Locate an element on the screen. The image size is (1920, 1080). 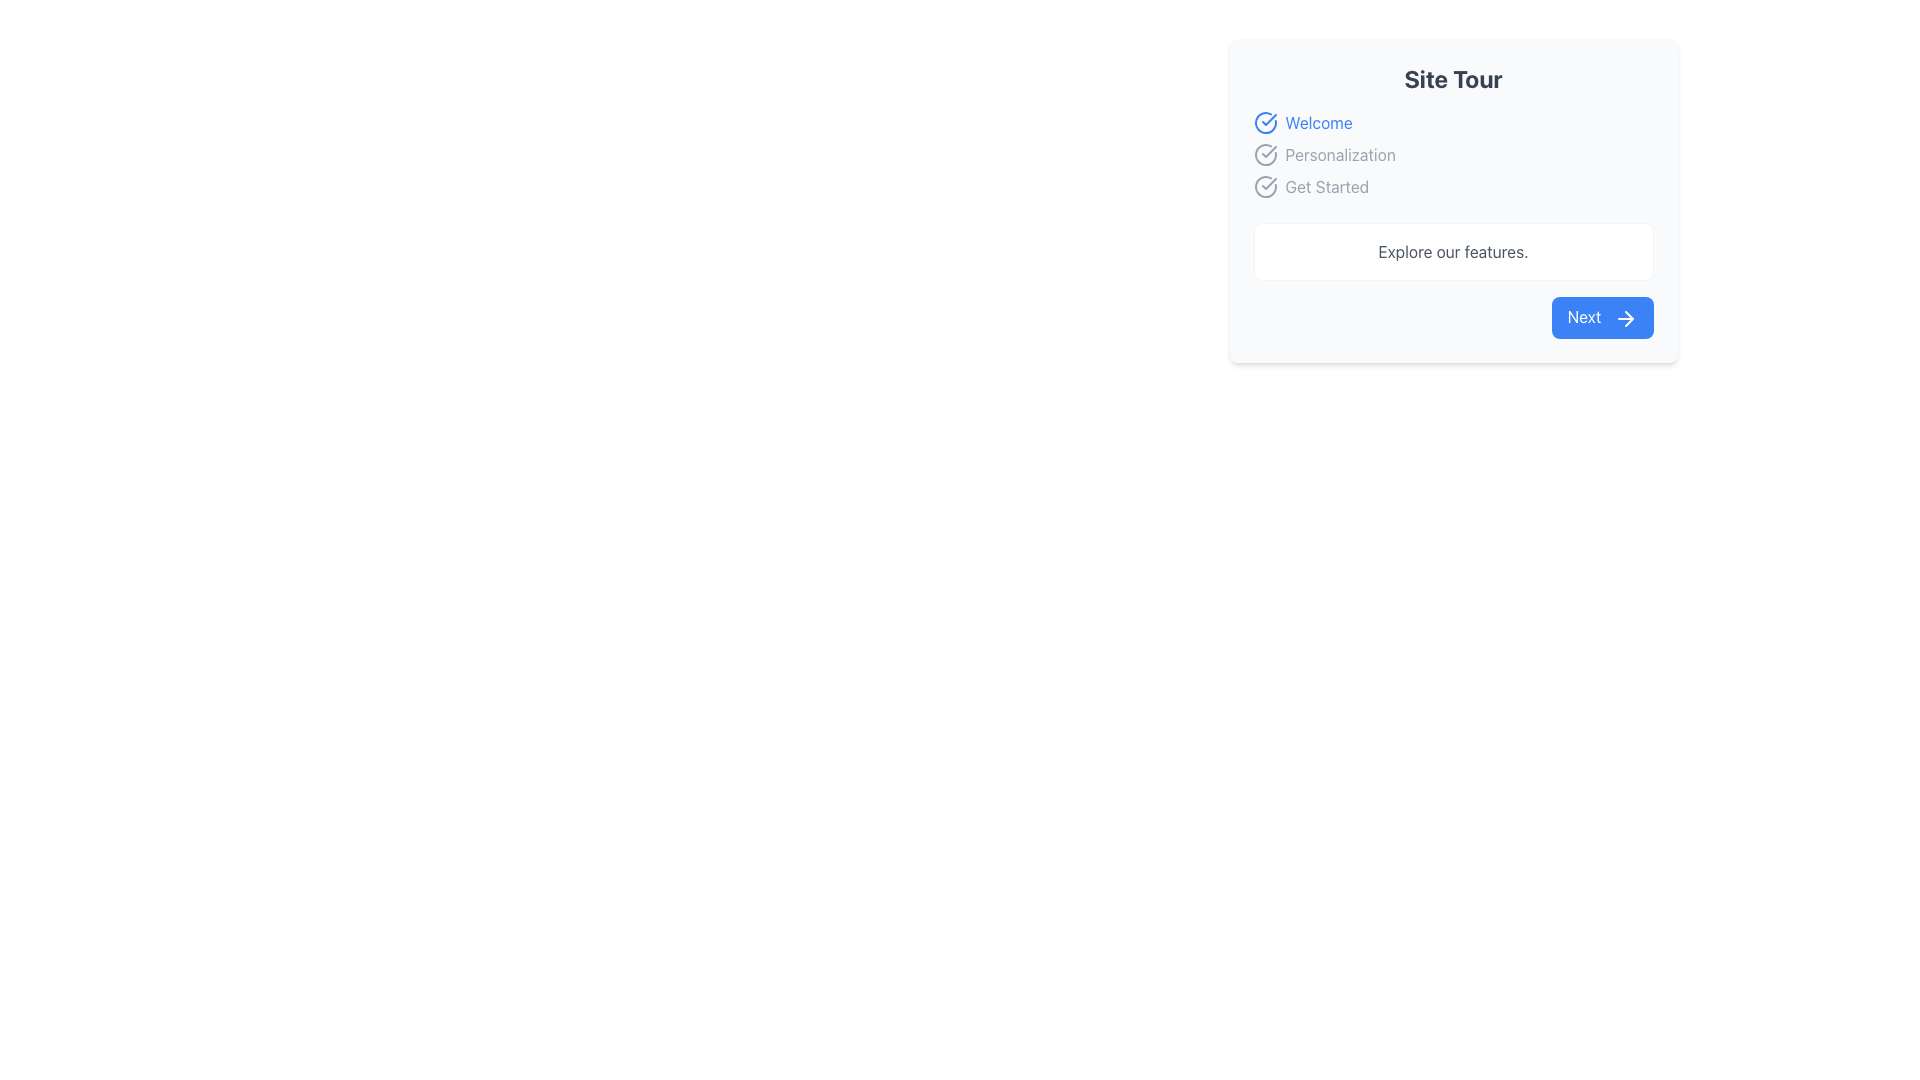
the checkmark icon with a circular outline located to the left of the 'Get Started' text in the Site Tour progress tracker interface is located at coordinates (1264, 186).